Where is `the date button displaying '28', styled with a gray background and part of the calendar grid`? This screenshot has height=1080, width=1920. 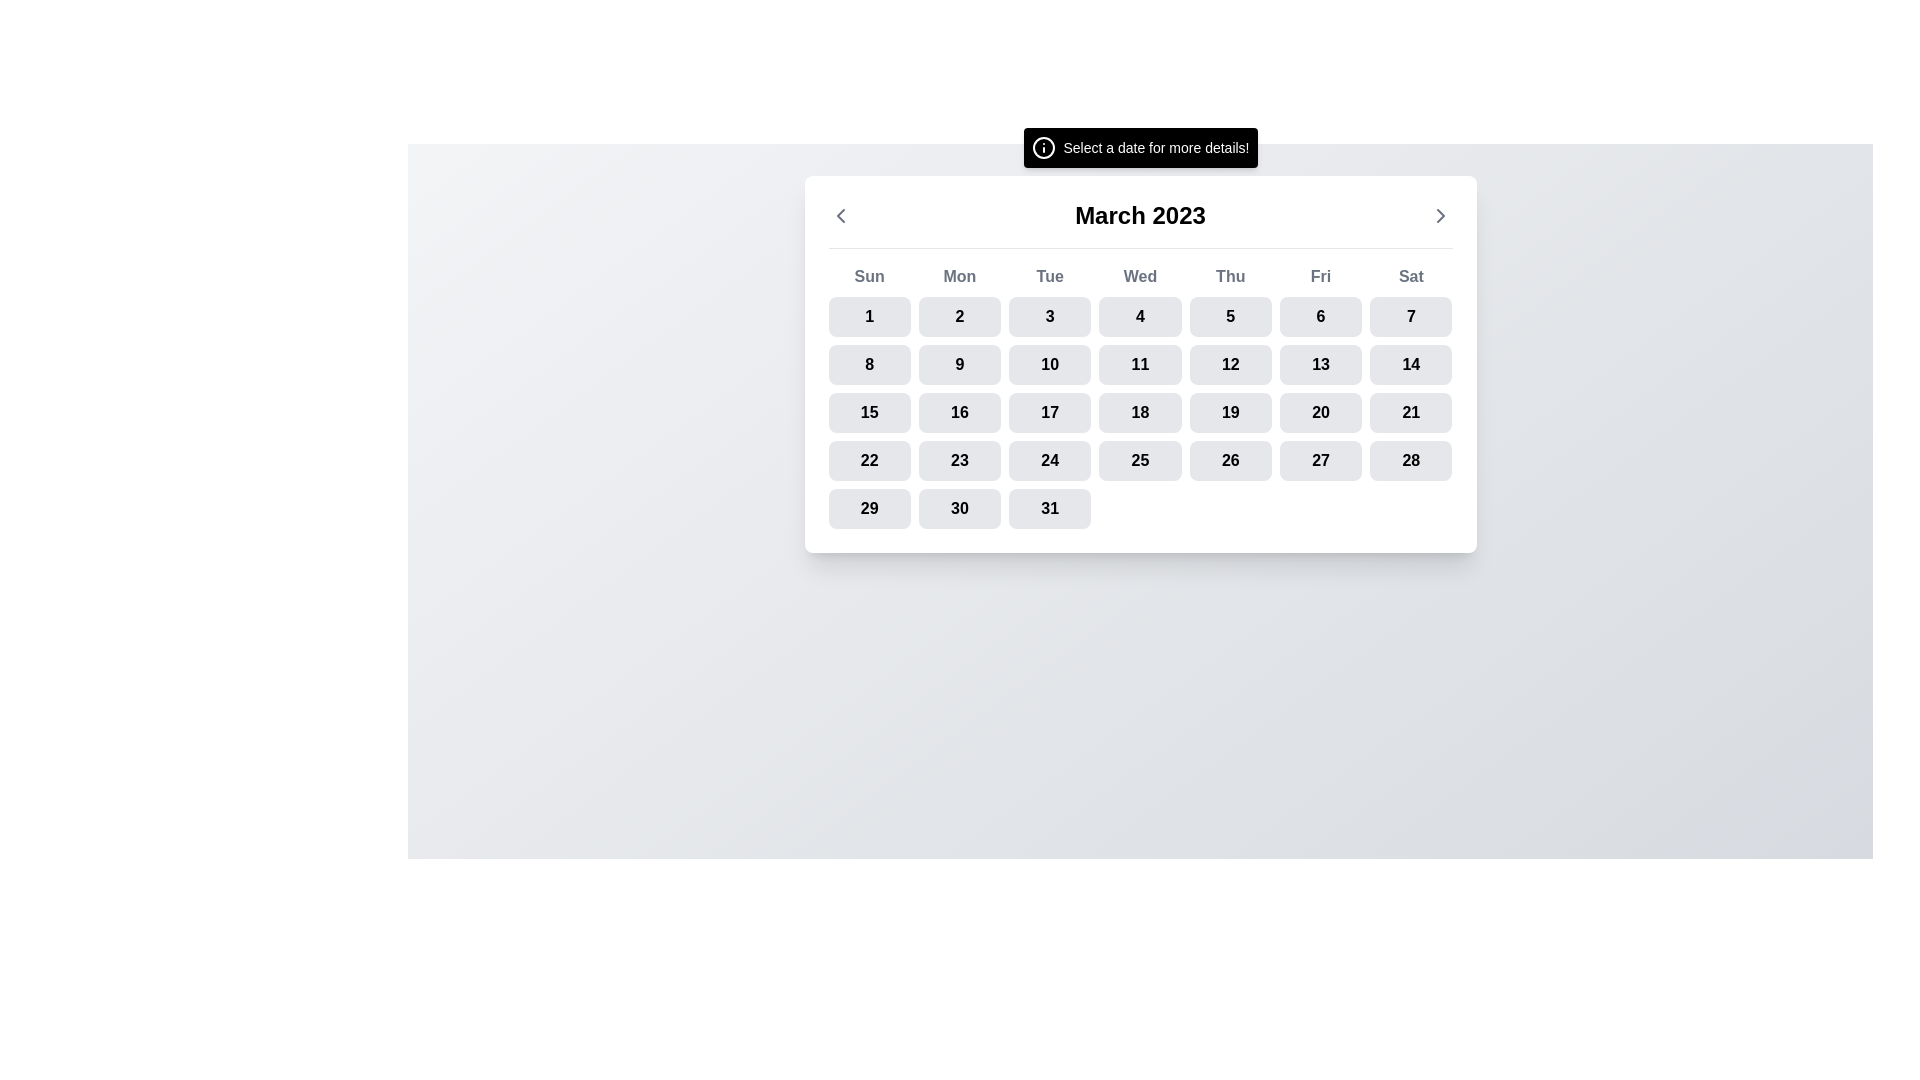
the date button displaying '28', styled with a gray background and part of the calendar grid is located at coordinates (1410, 461).